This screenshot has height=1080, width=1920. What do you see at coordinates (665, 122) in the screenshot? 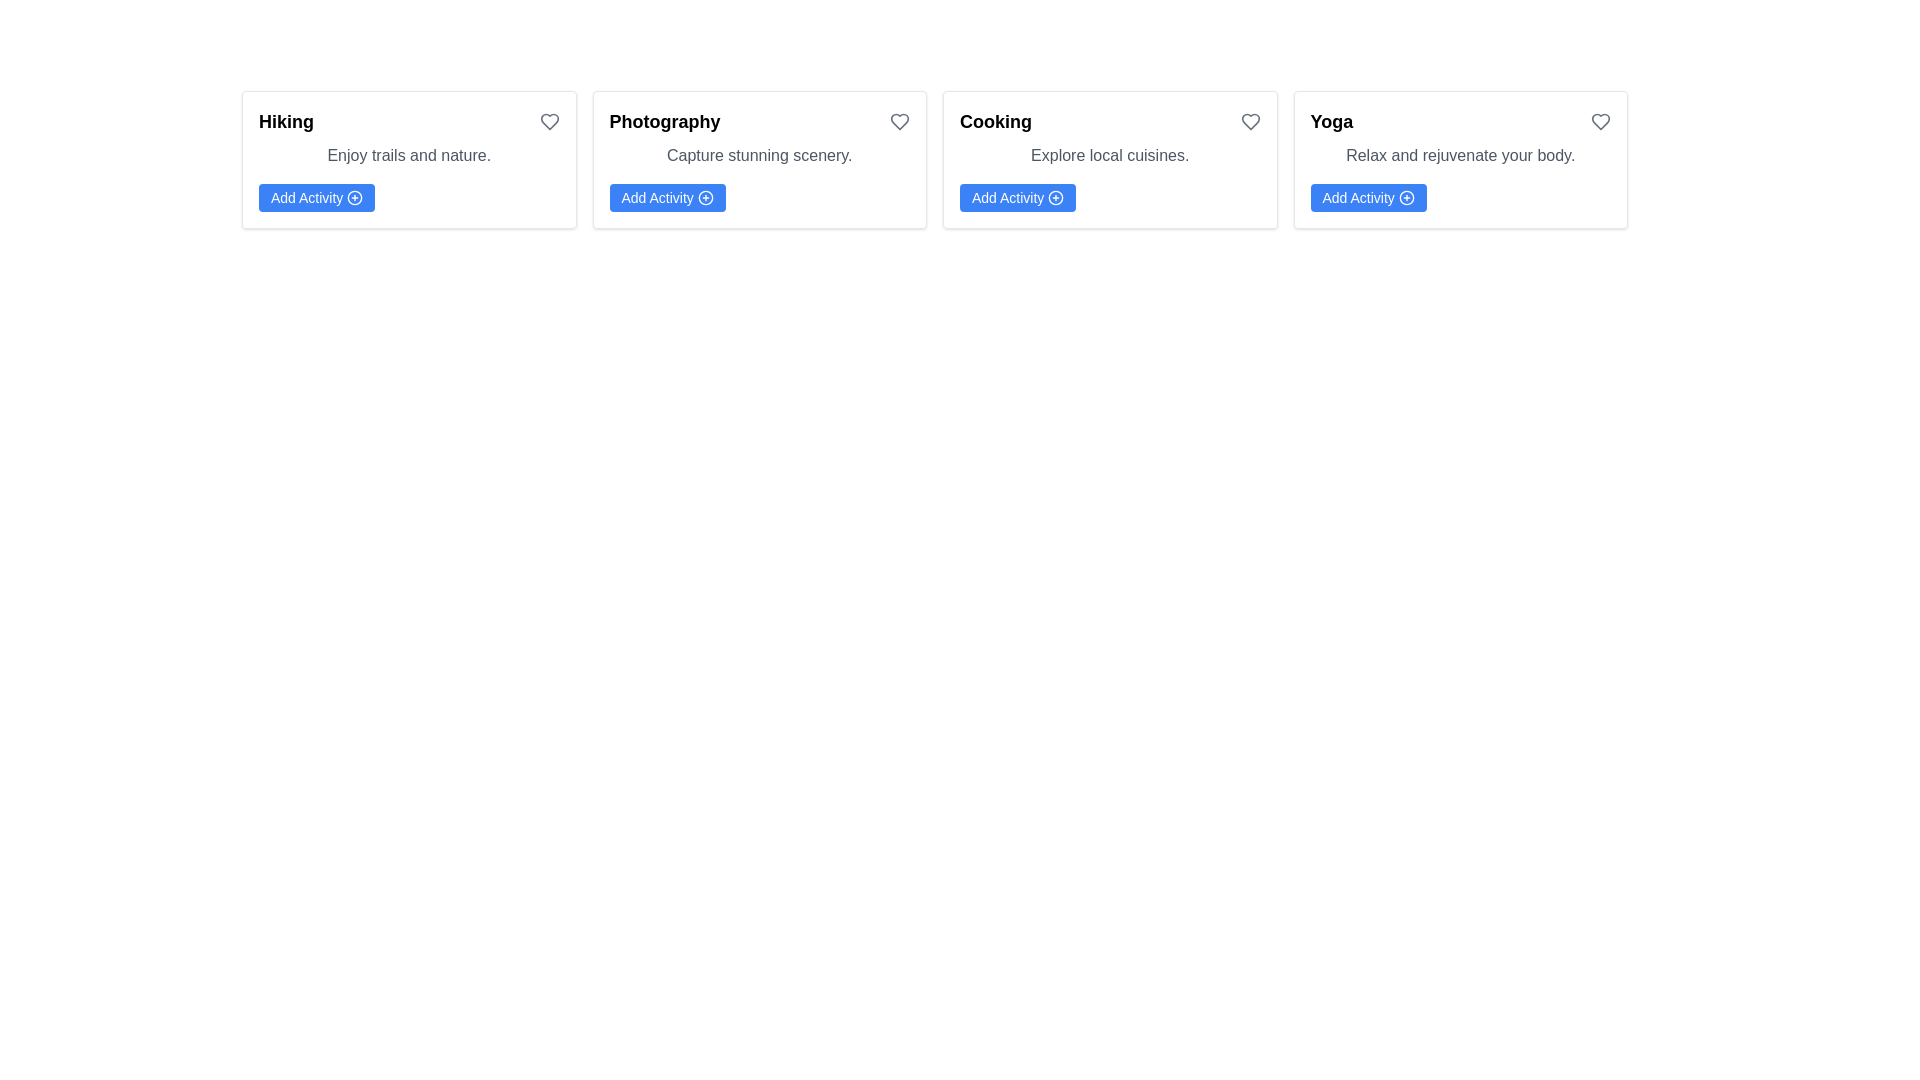
I see `the text label that serves as a title for the second card in a grid layout, positioned between the Hiking card and the Cooking card` at bounding box center [665, 122].